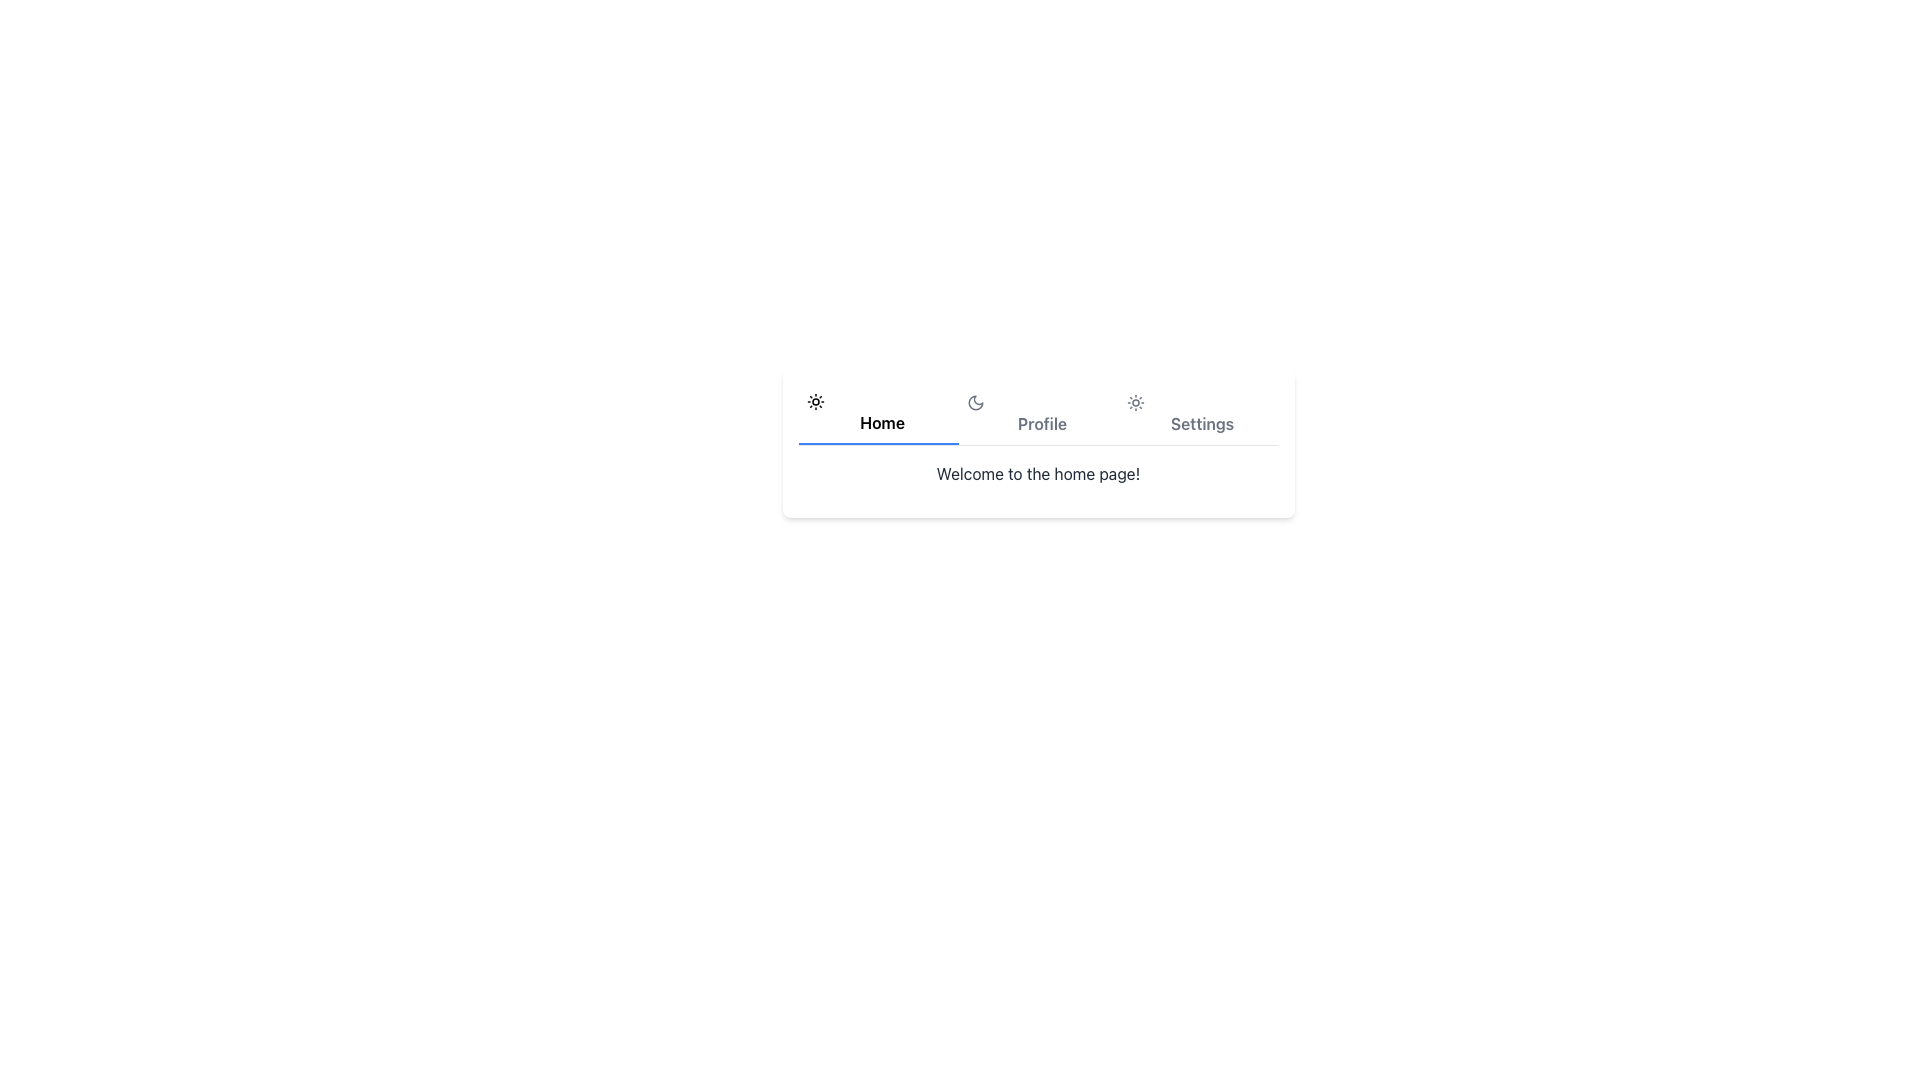 The height and width of the screenshot is (1080, 1920). Describe the element at coordinates (1041, 423) in the screenshot. I see `the 'Profile' text label in the navigation menu, which is centrally positioned between 'Home' and 'Settings', and appears to the right of a moon icon` at that location.